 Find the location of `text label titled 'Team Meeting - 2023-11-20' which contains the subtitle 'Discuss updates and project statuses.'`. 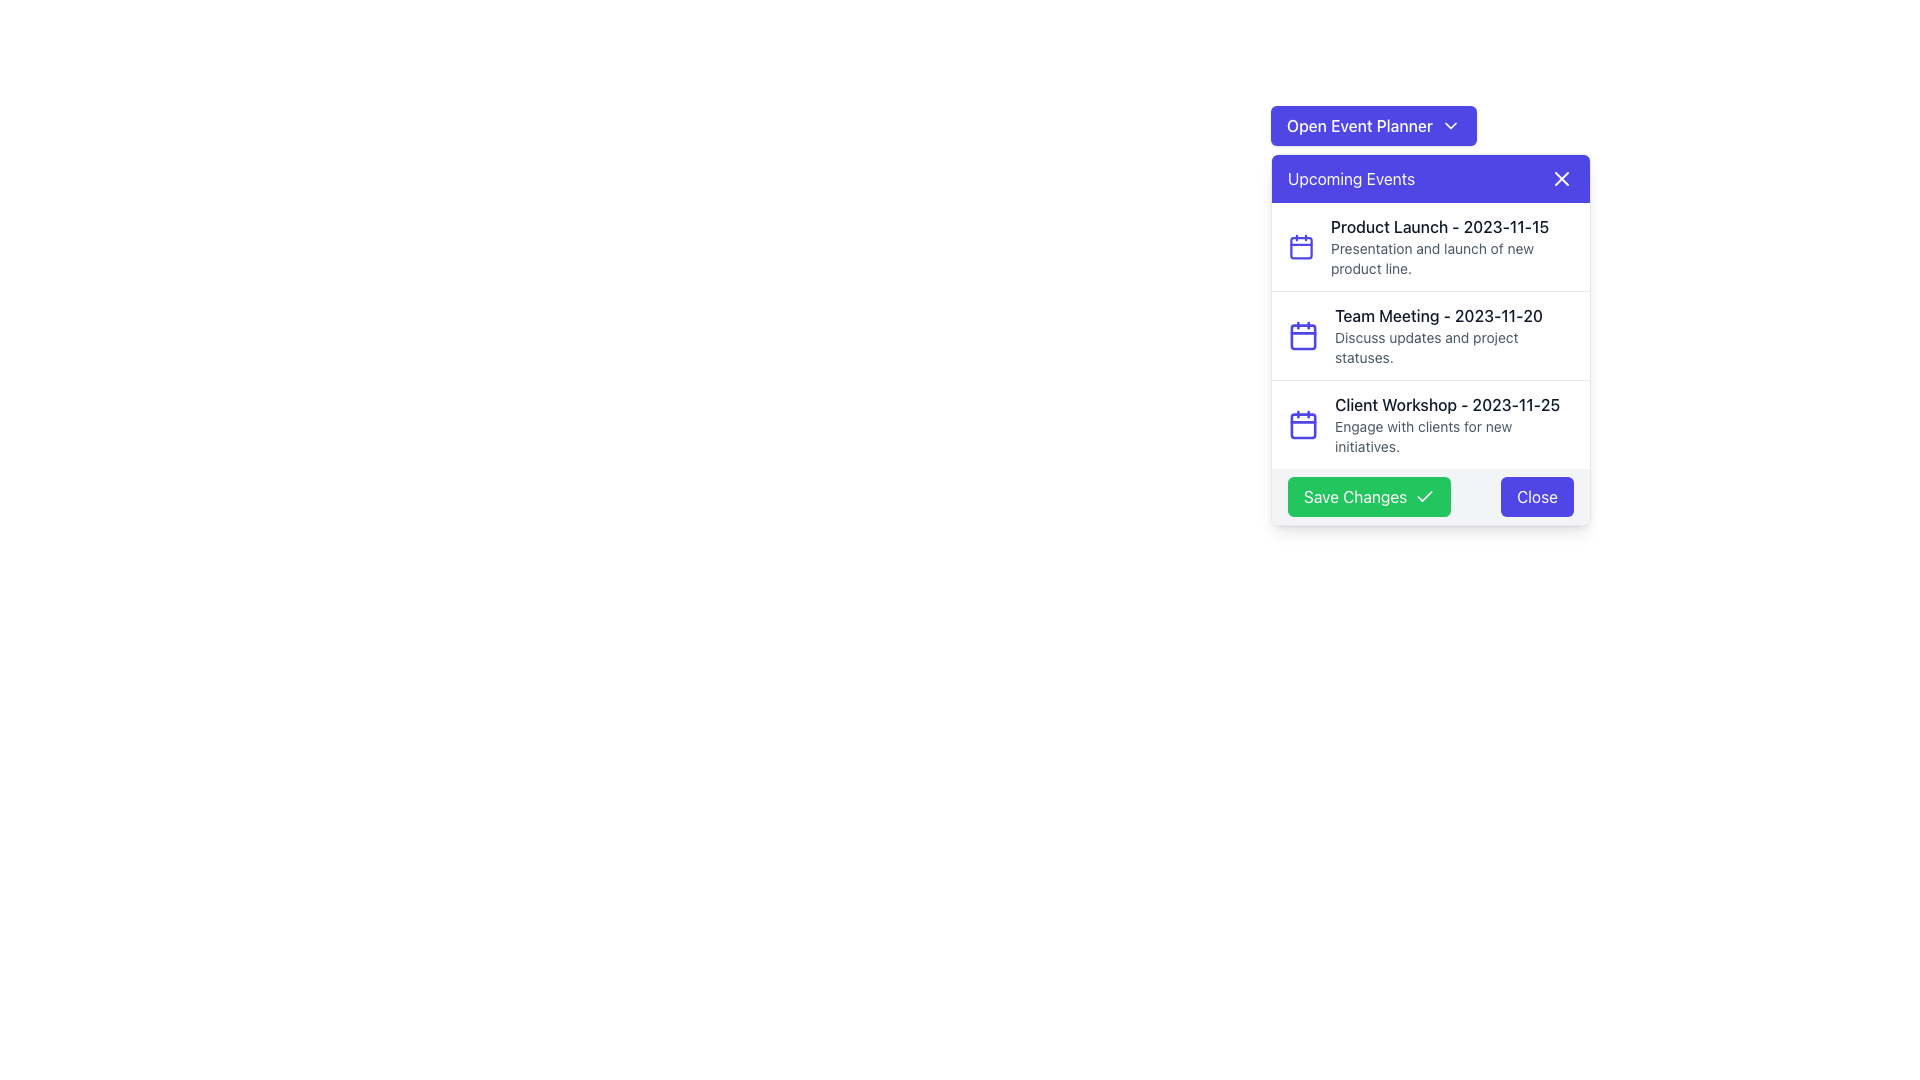

text label titled 'Team Meeting - 2023-11-20' which contains the subtitle 'Discuss updates and project statuses.' is located at coordinates (1454, 334).